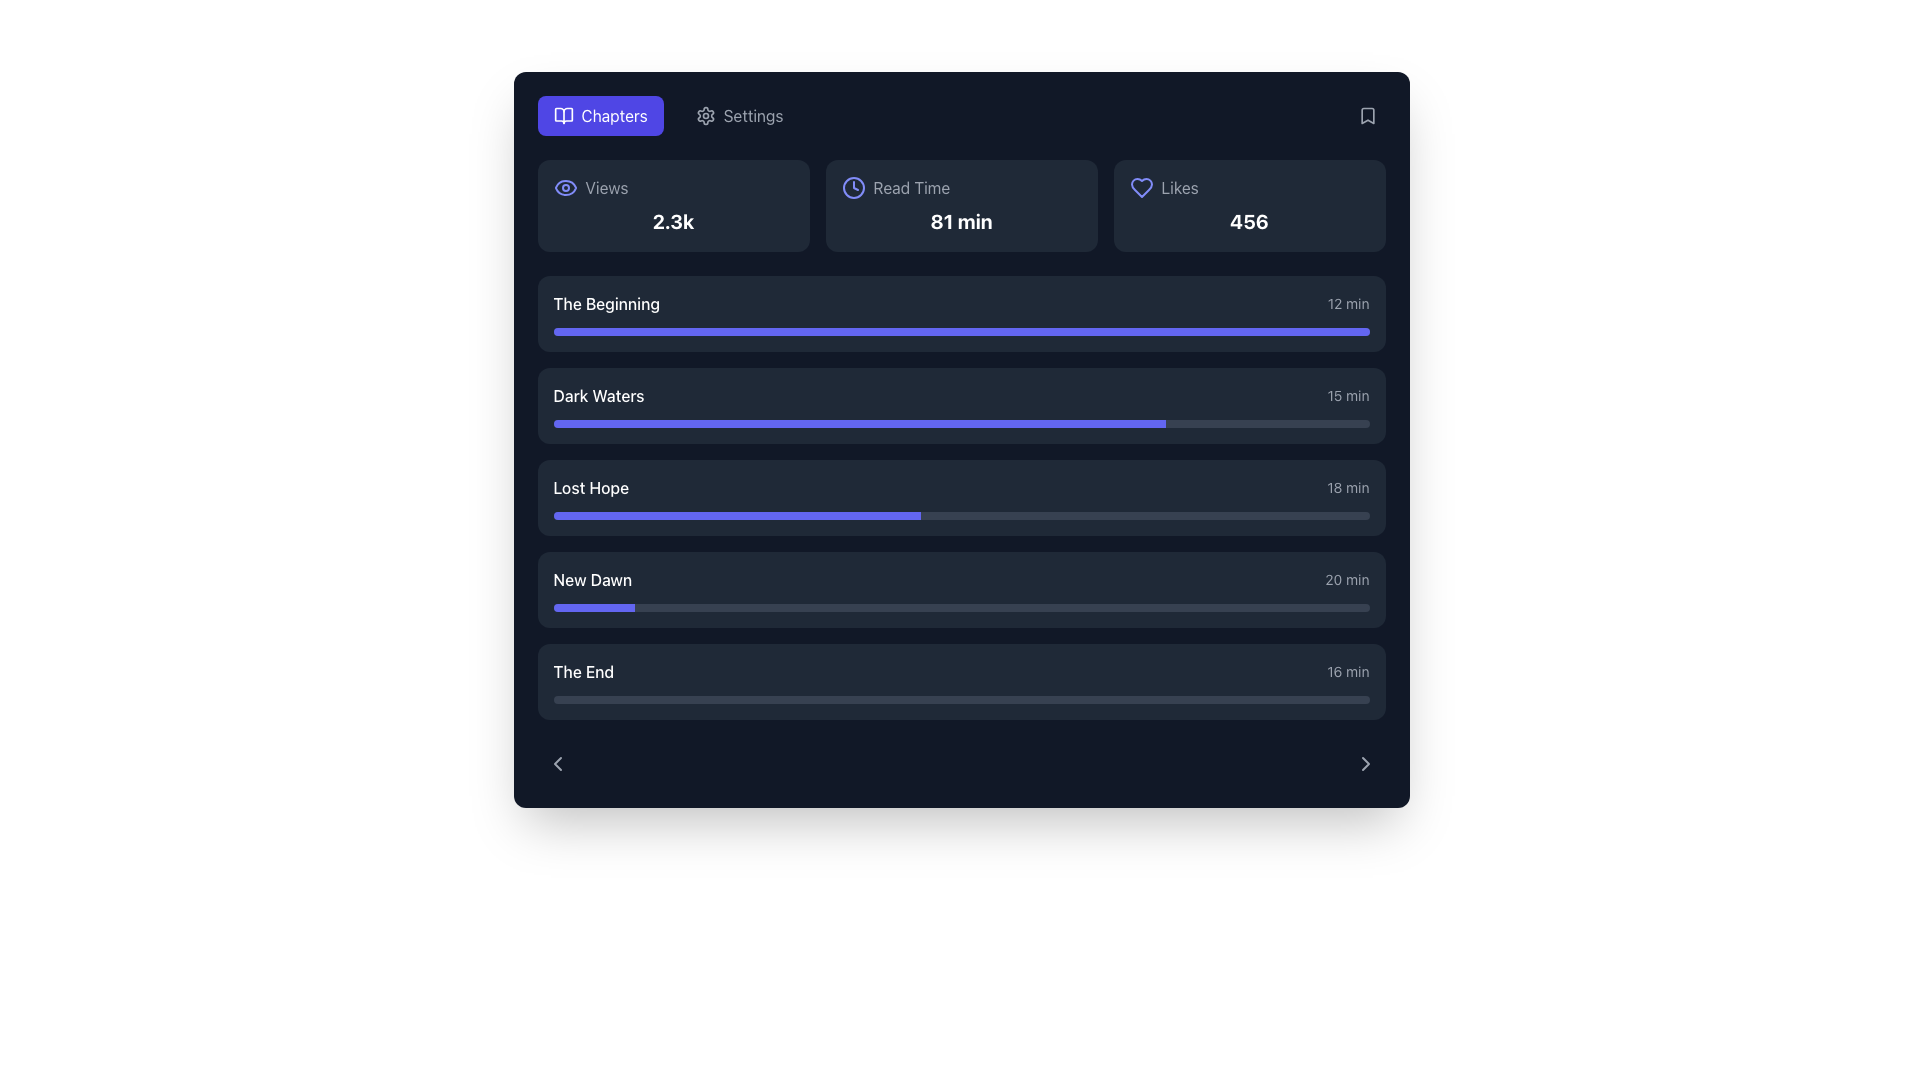 The height and width of the screenshot is (1080, 1920). What do you see at coordinates (557, 763) in the screenshot?
I see `the circular button with a leftward chevron and a dark background` at bounding box center [557, 763].